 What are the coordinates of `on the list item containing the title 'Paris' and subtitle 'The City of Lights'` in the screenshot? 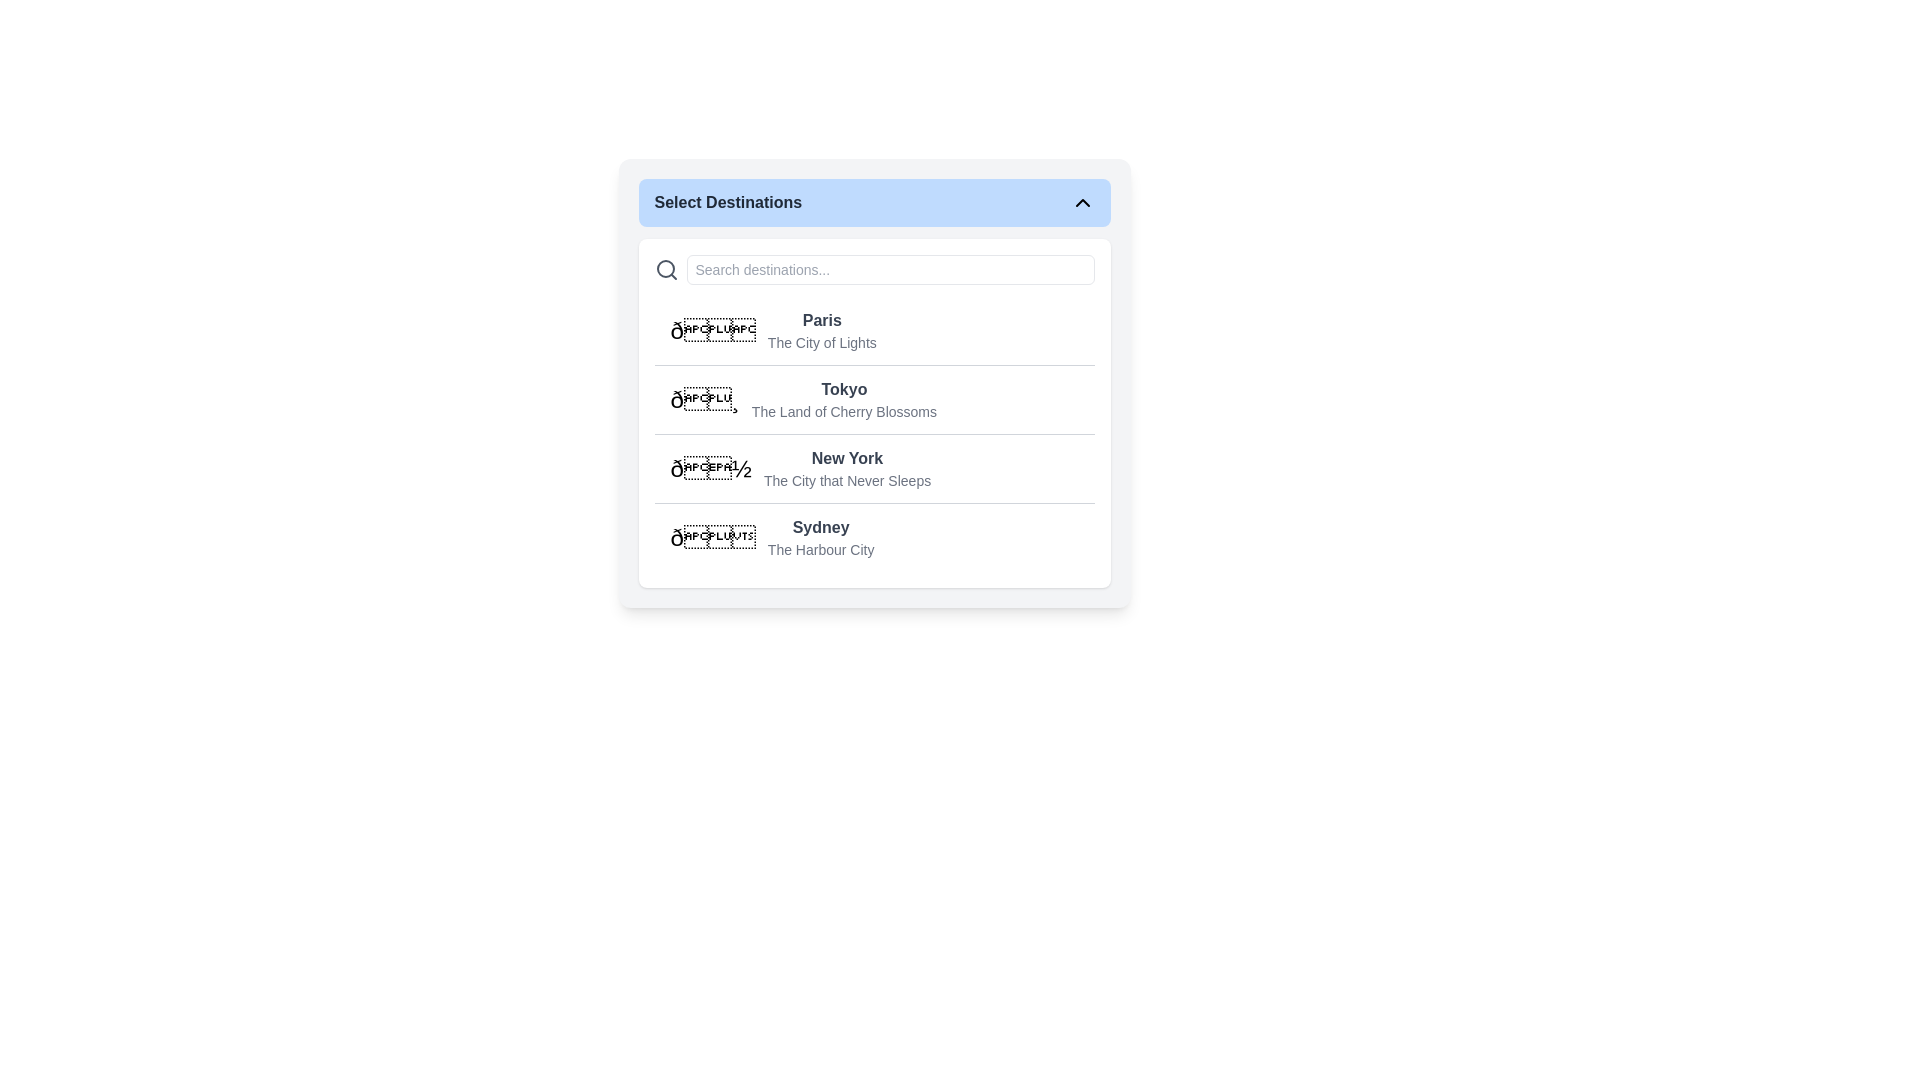 It's located at (822, 330).